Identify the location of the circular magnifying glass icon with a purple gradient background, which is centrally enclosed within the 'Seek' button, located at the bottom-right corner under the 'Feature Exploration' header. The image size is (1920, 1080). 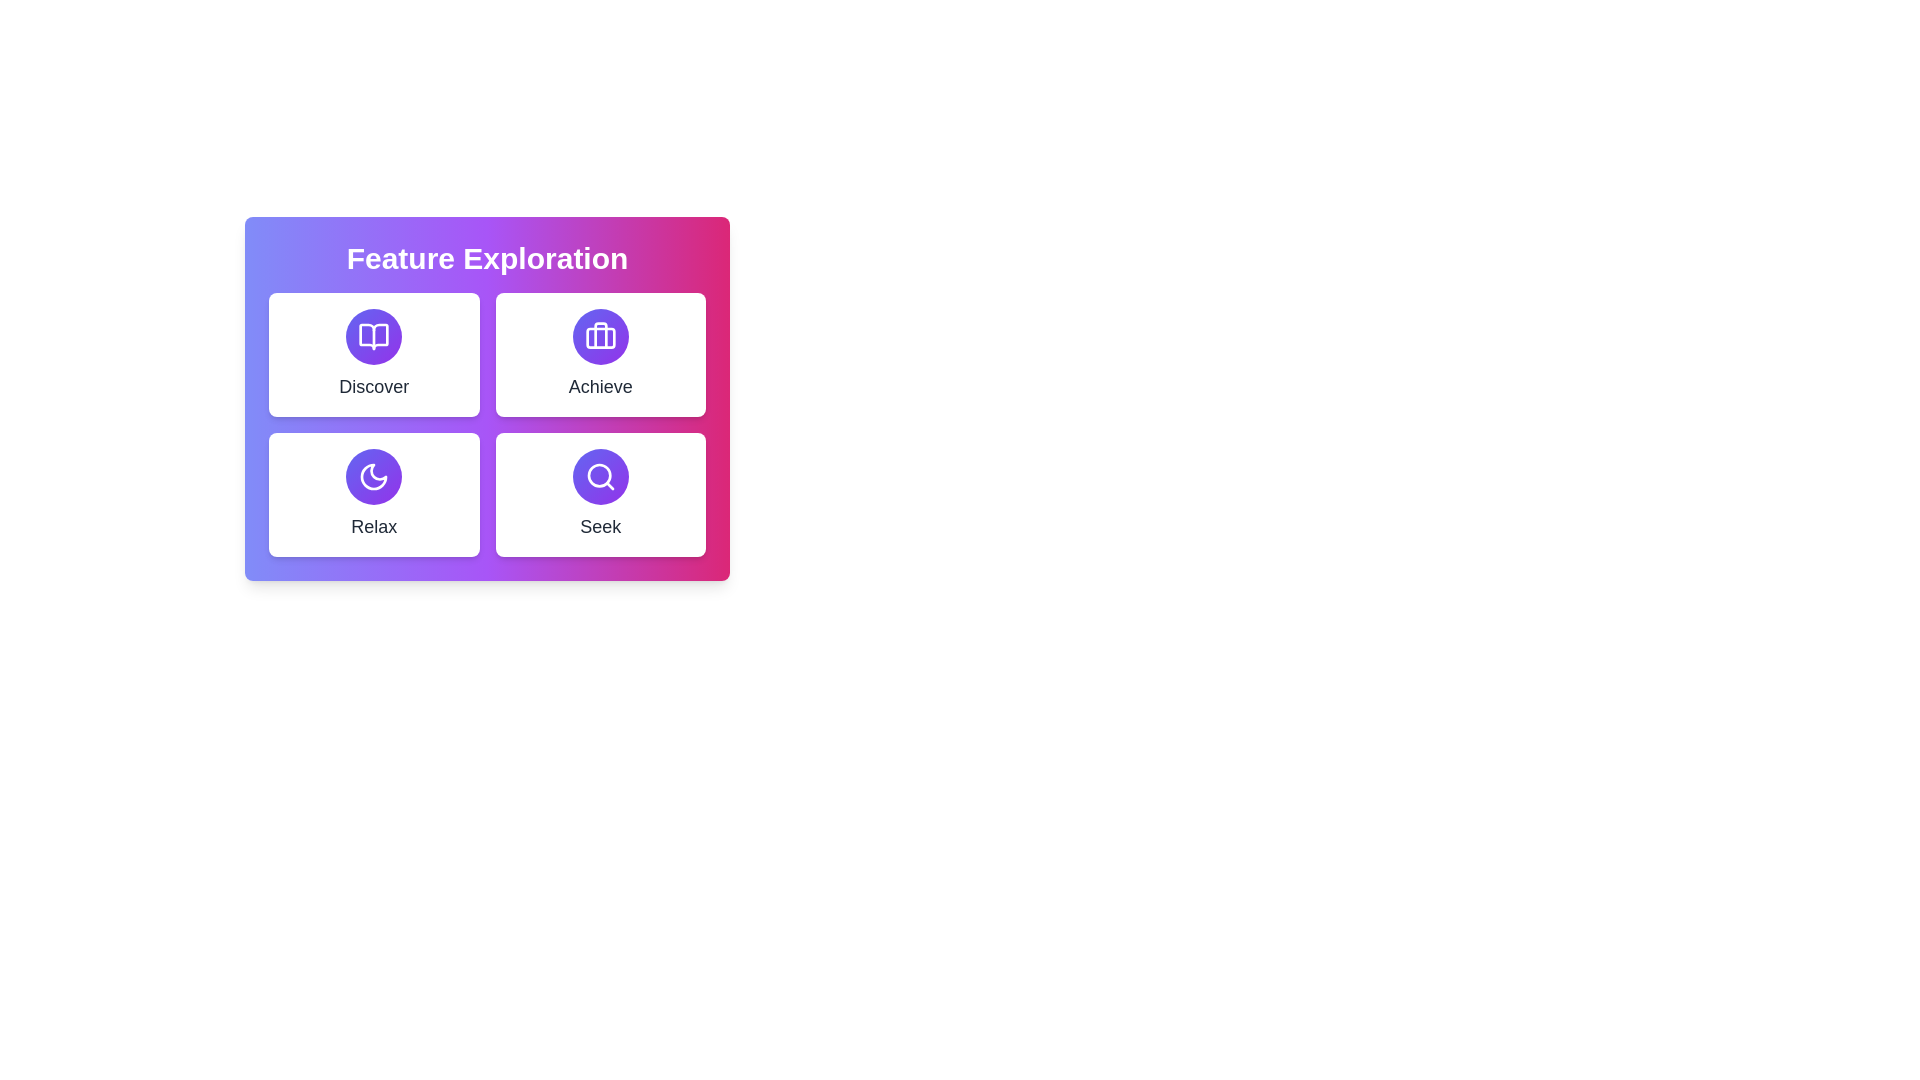
(599, 477).